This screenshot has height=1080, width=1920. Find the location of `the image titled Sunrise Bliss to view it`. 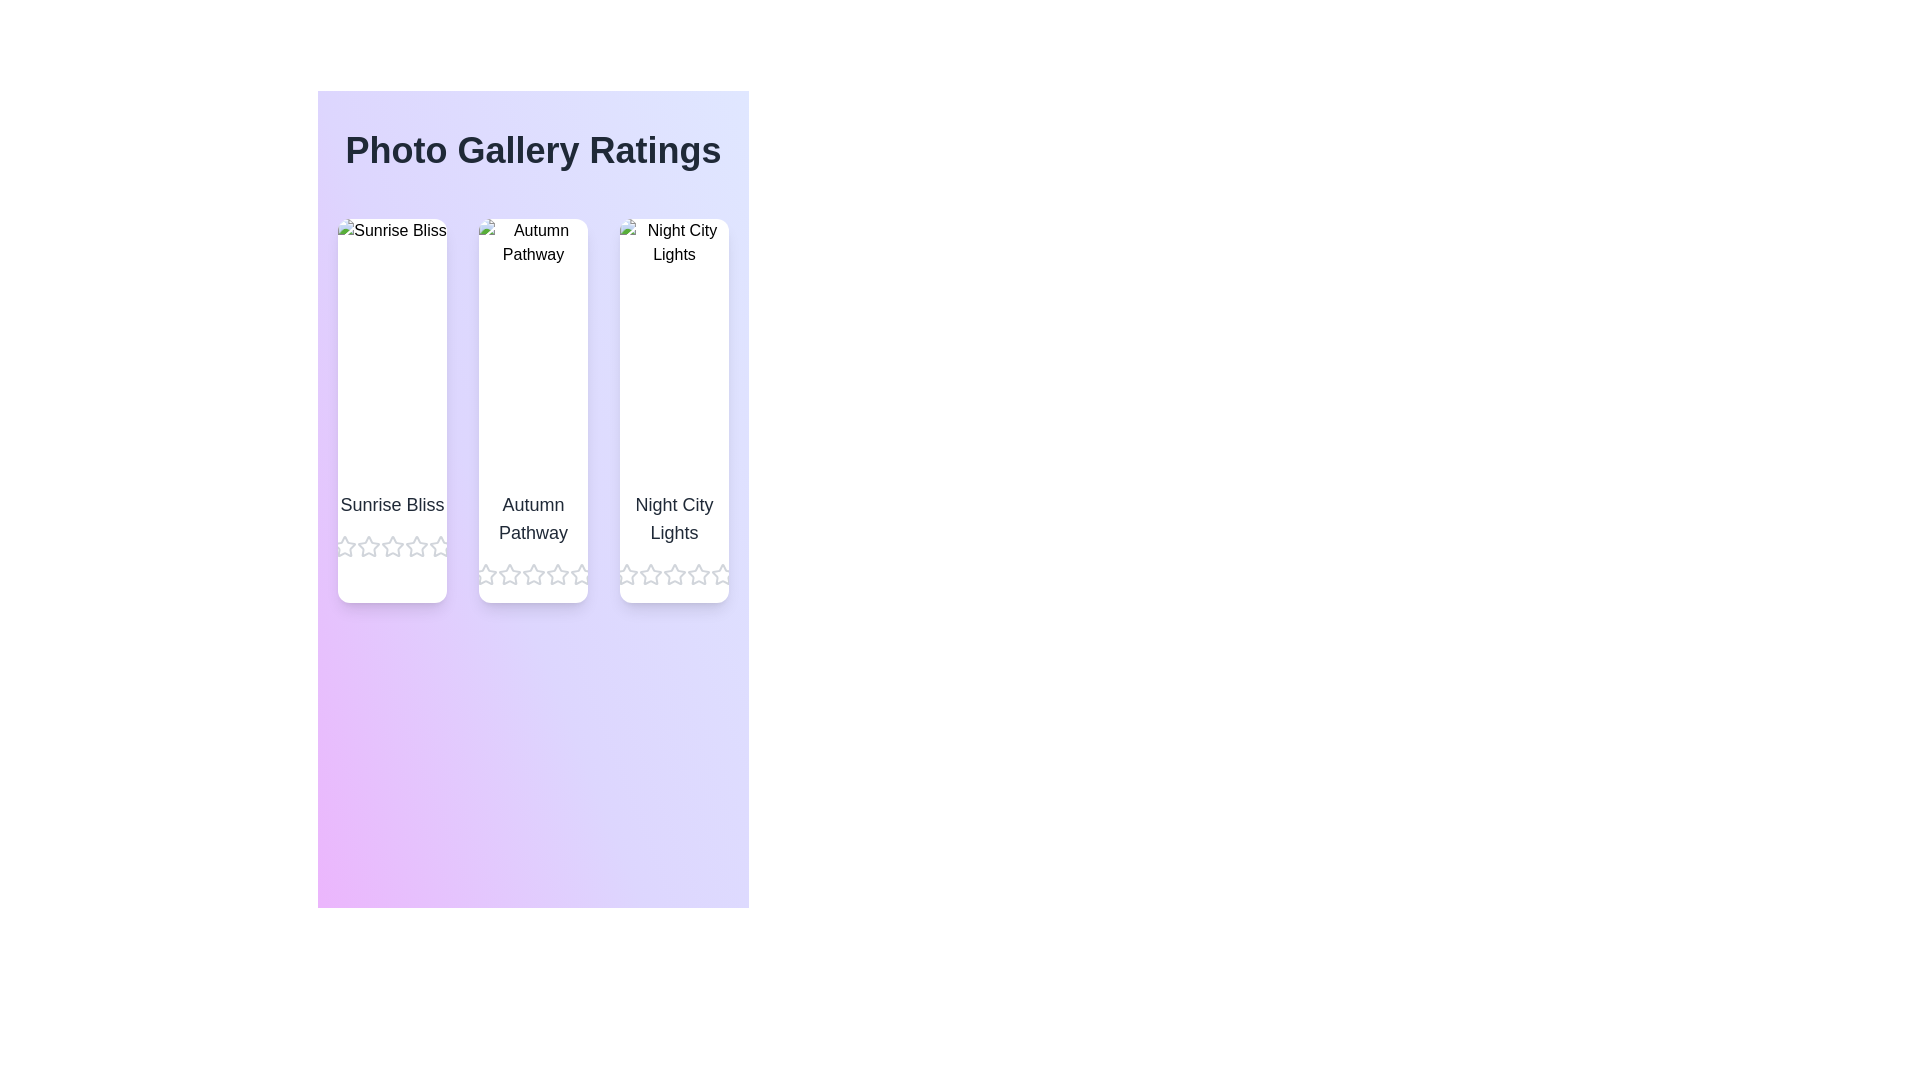

the image titled Sunrise Bliss to view it is located at coordinates (392, 346).